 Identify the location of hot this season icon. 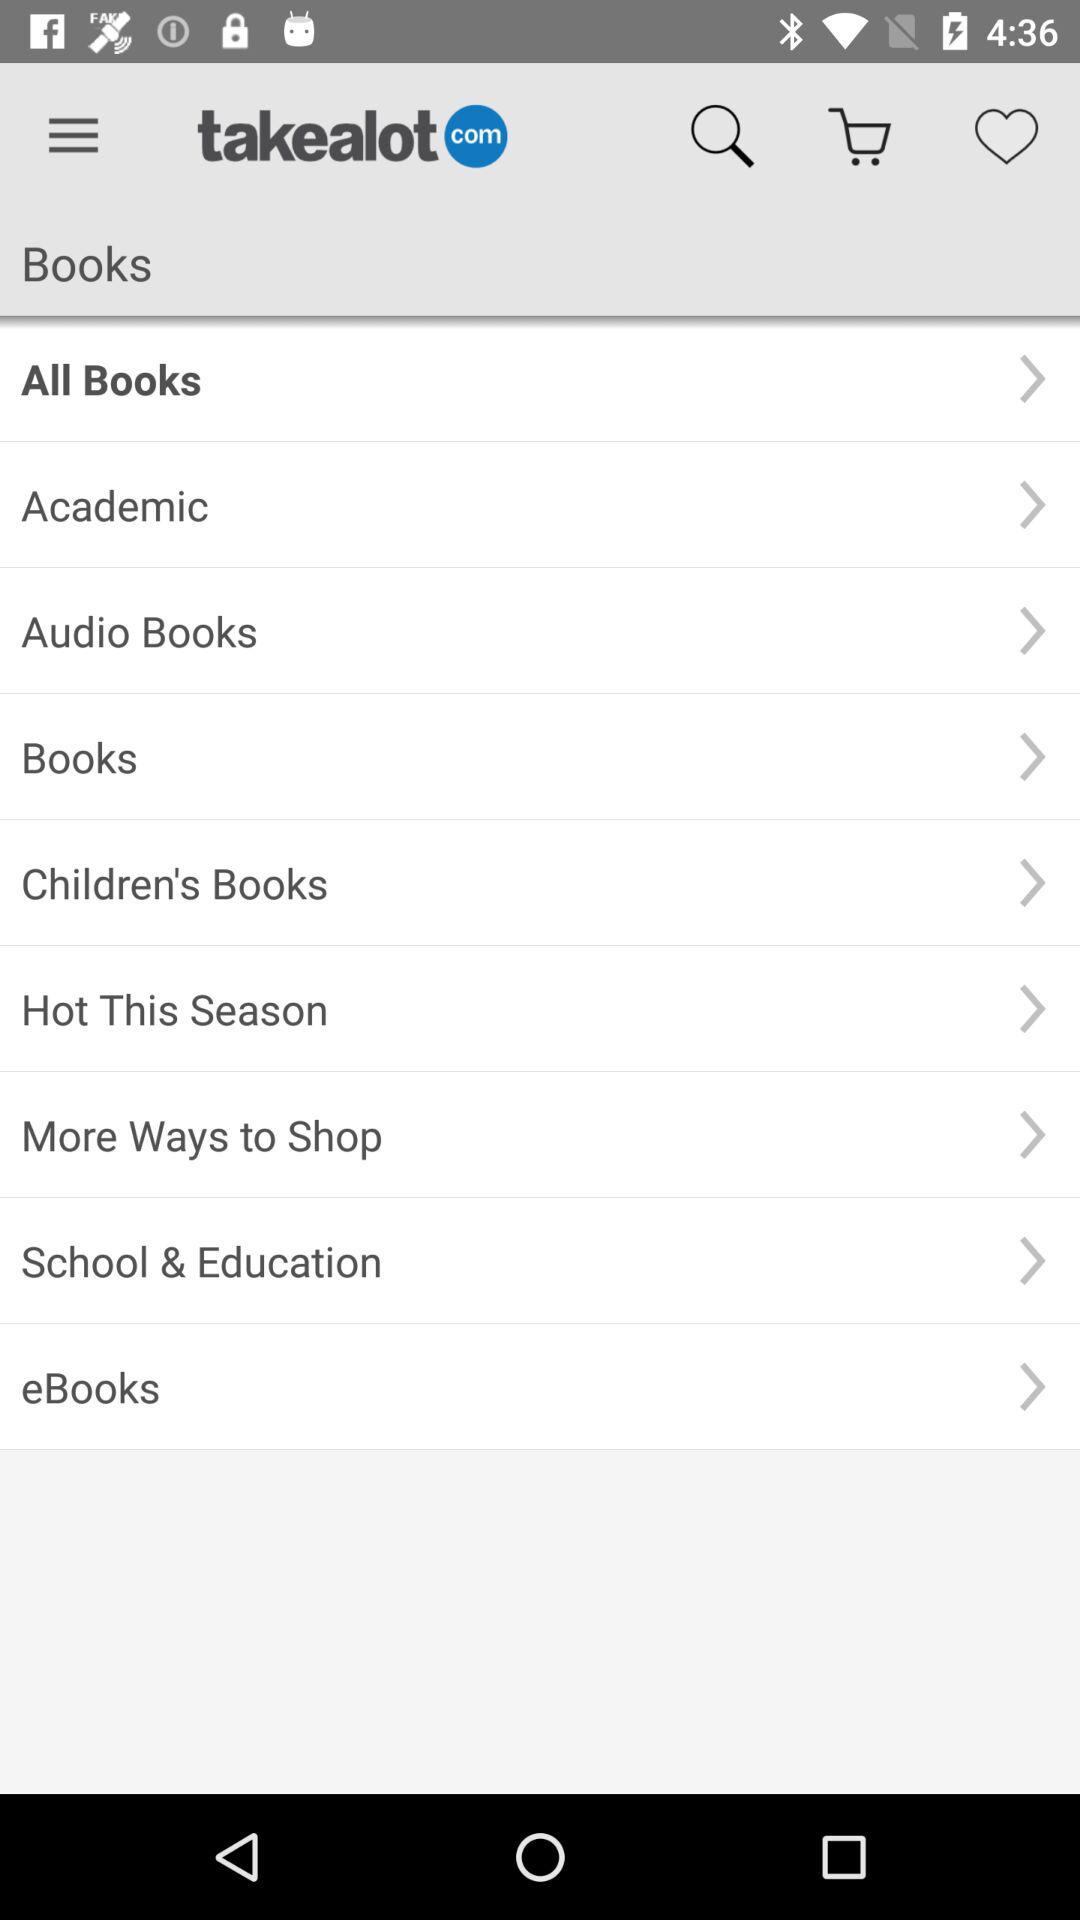
(502, 1008).